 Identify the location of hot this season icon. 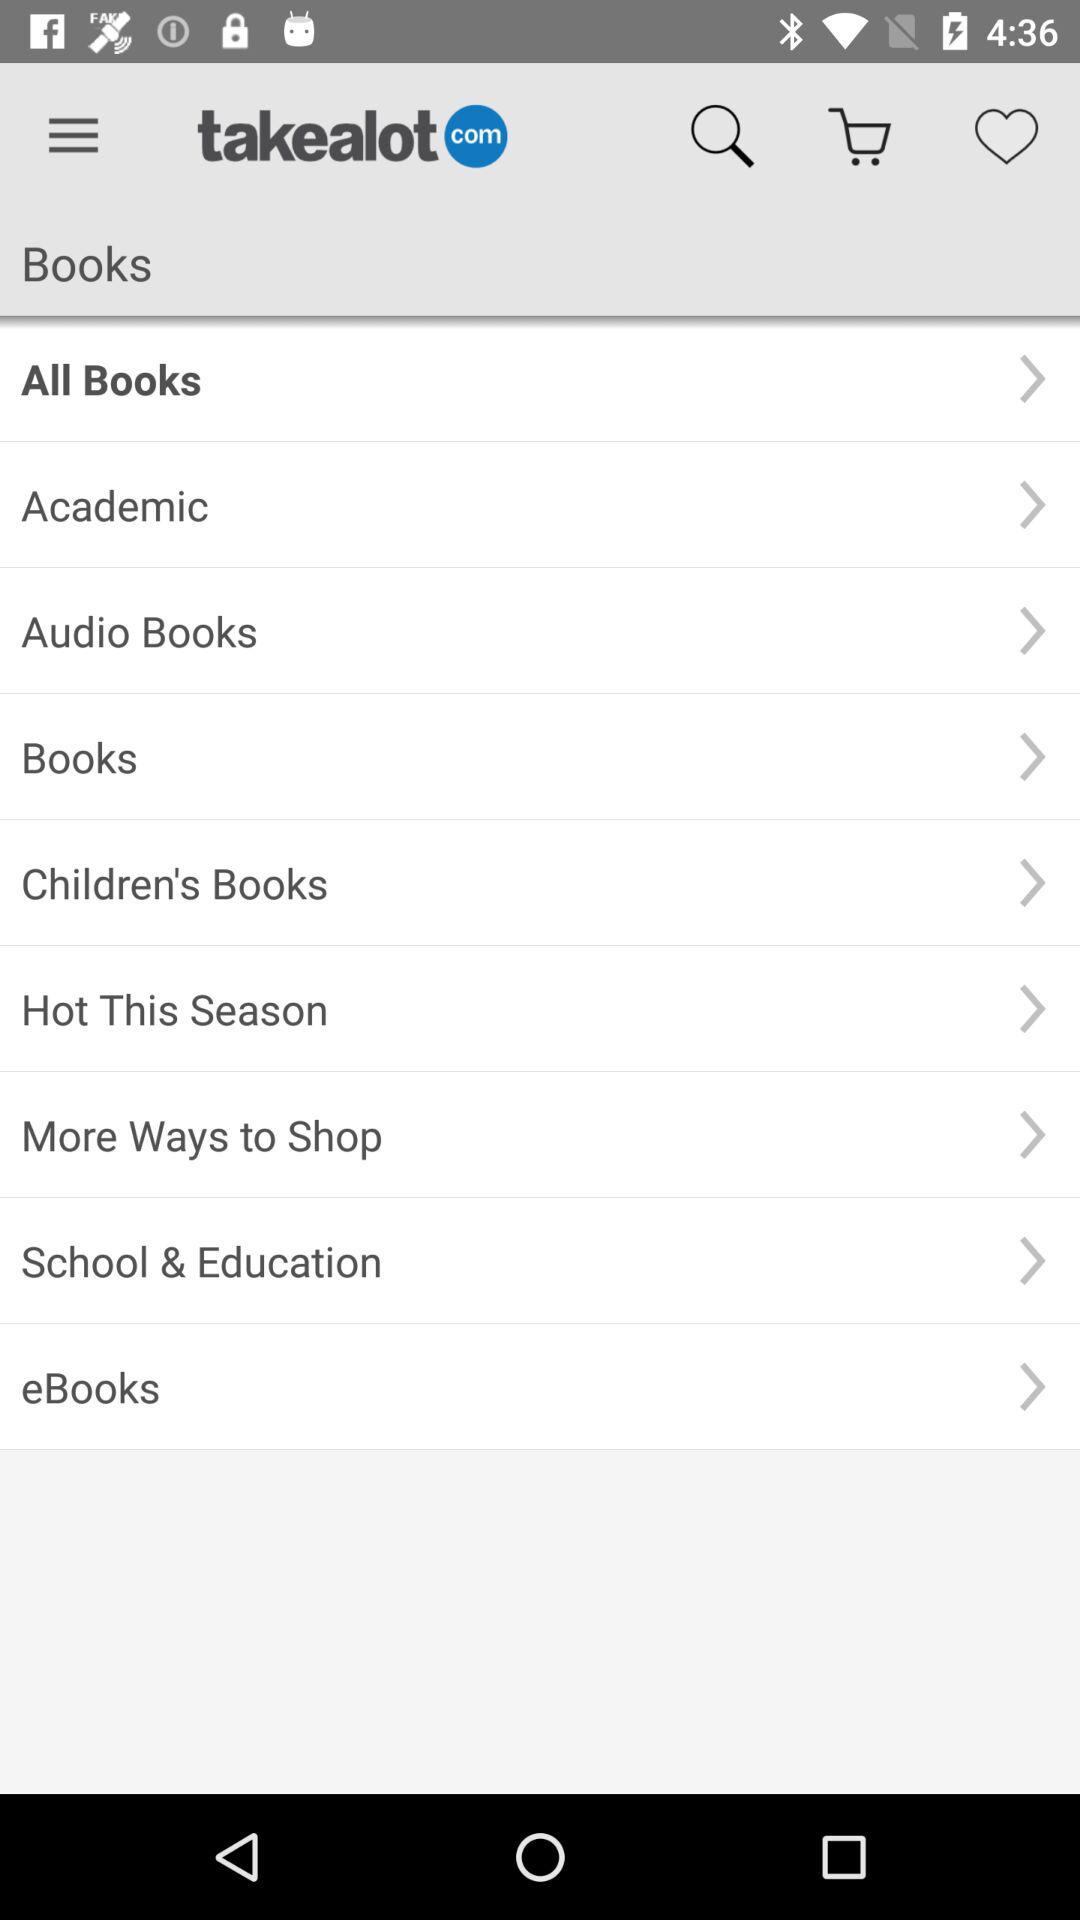
(502, 1008).